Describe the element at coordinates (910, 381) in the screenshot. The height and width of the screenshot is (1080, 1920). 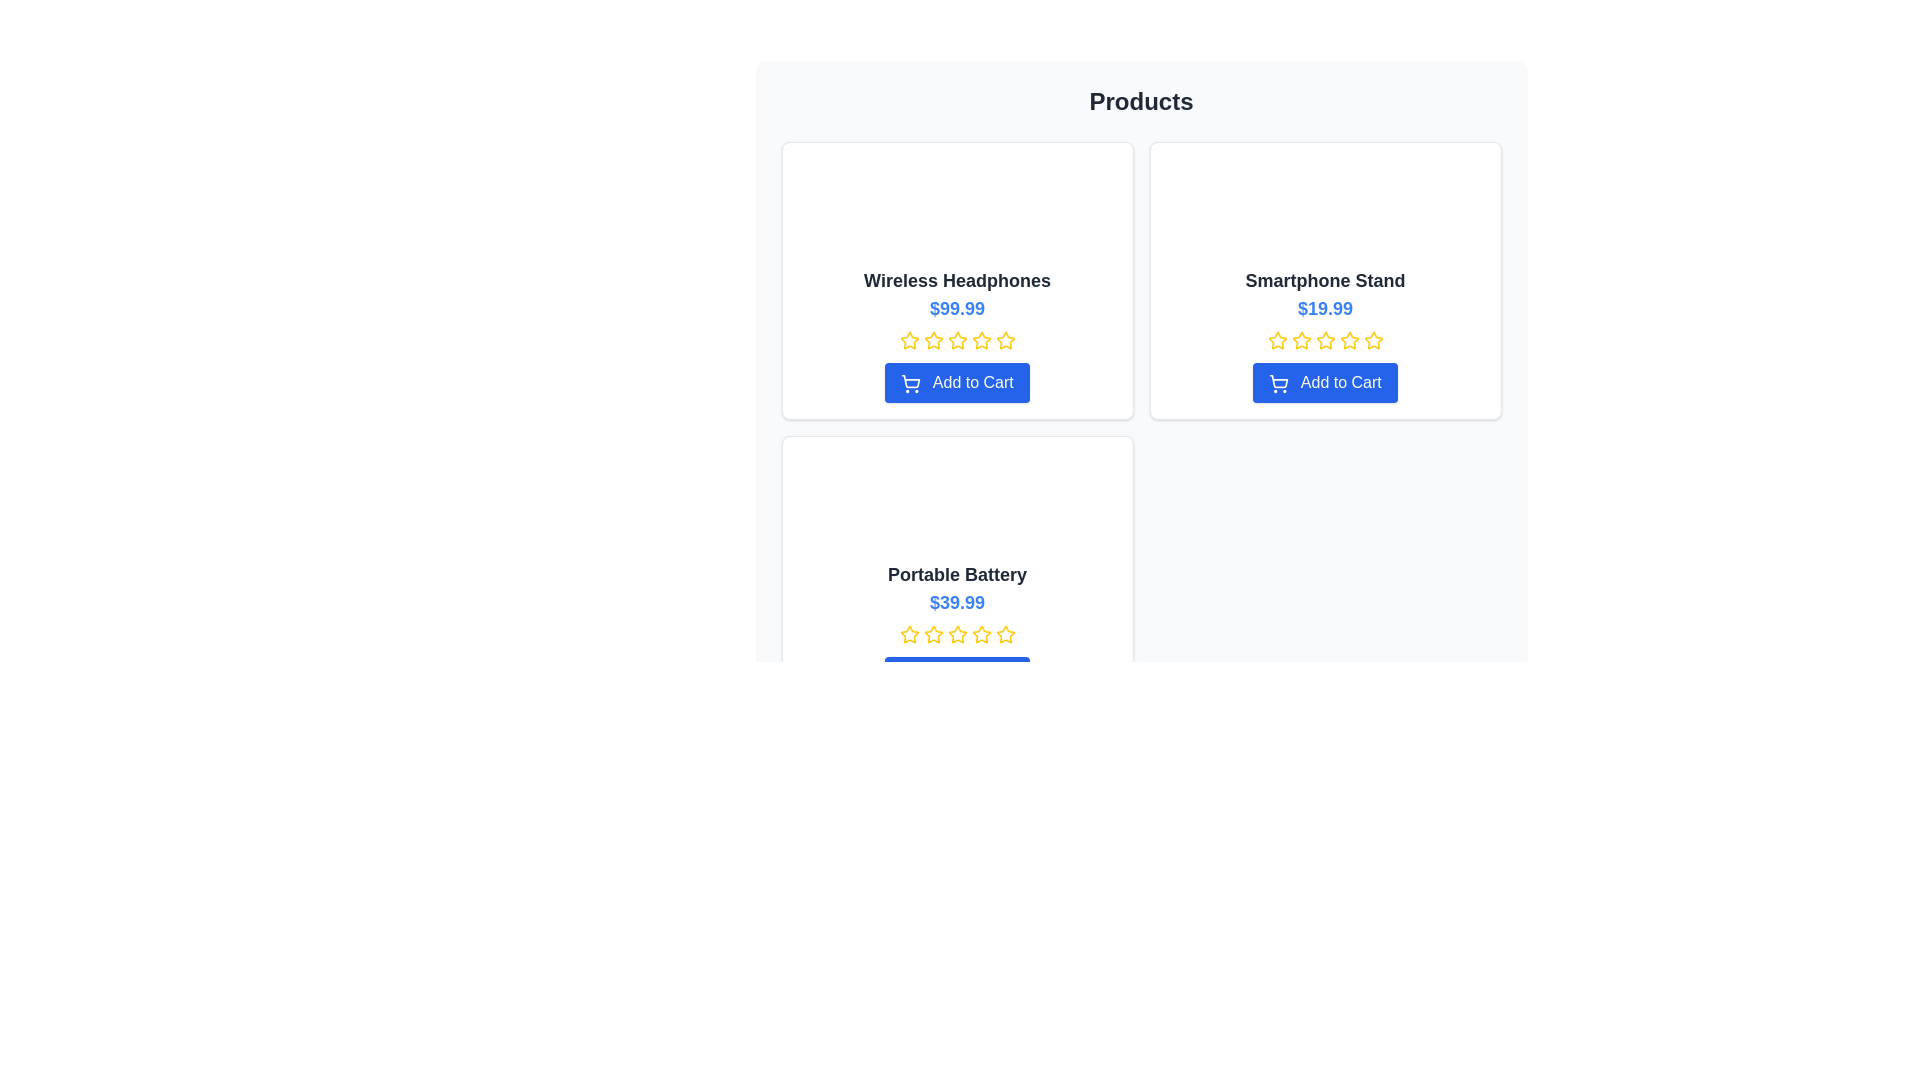
I see `the 'Add to Cart' button featuring a shopping cart icon for the 'Wireless Headphones' product` at that location.